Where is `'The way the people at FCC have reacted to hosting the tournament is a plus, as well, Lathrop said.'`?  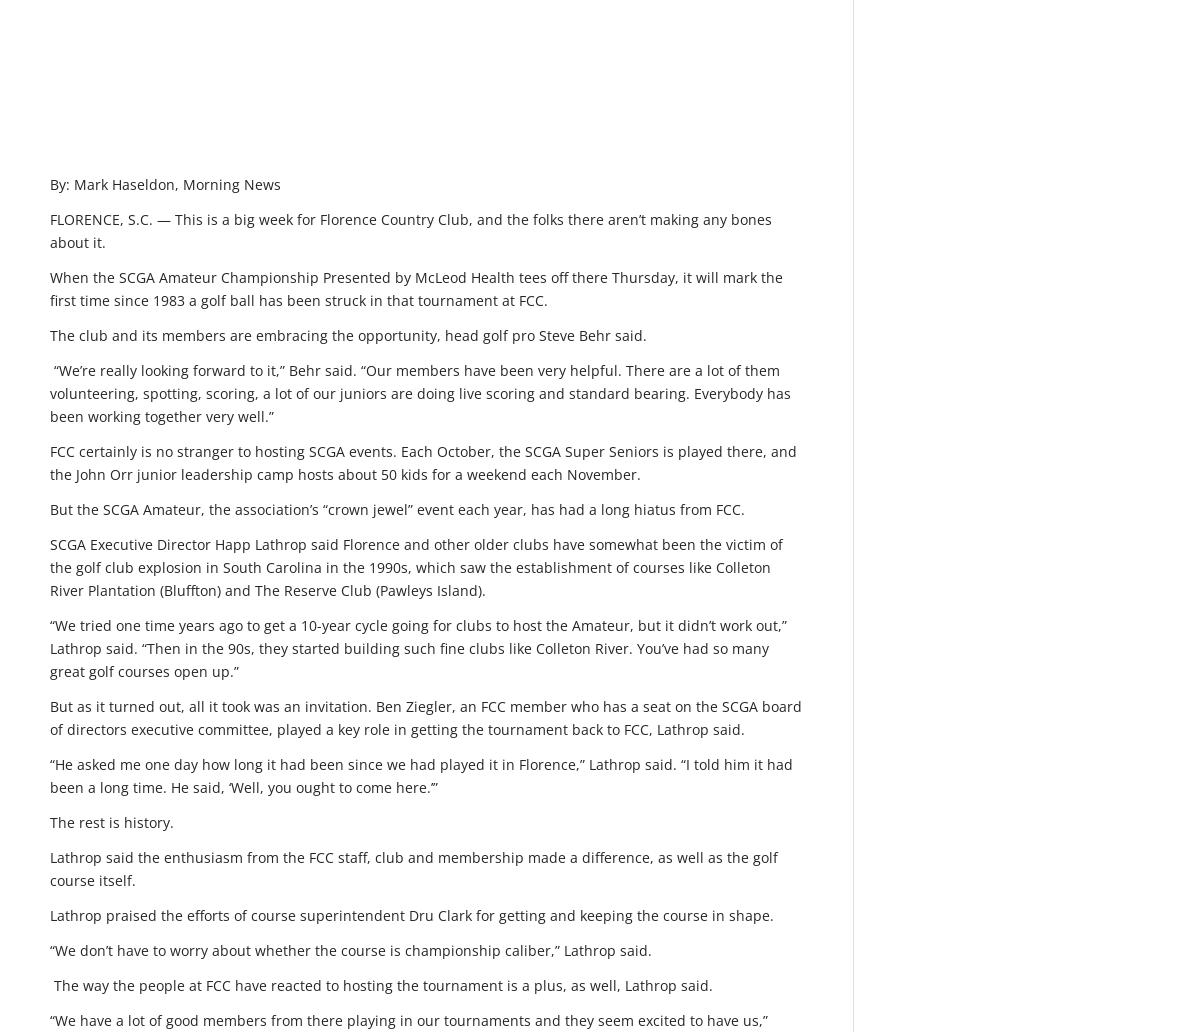 'The way the people at FCC have reacted to hosting the tournament is a plus, as well, Lathrop said.' is located at coordinates (381, 984).